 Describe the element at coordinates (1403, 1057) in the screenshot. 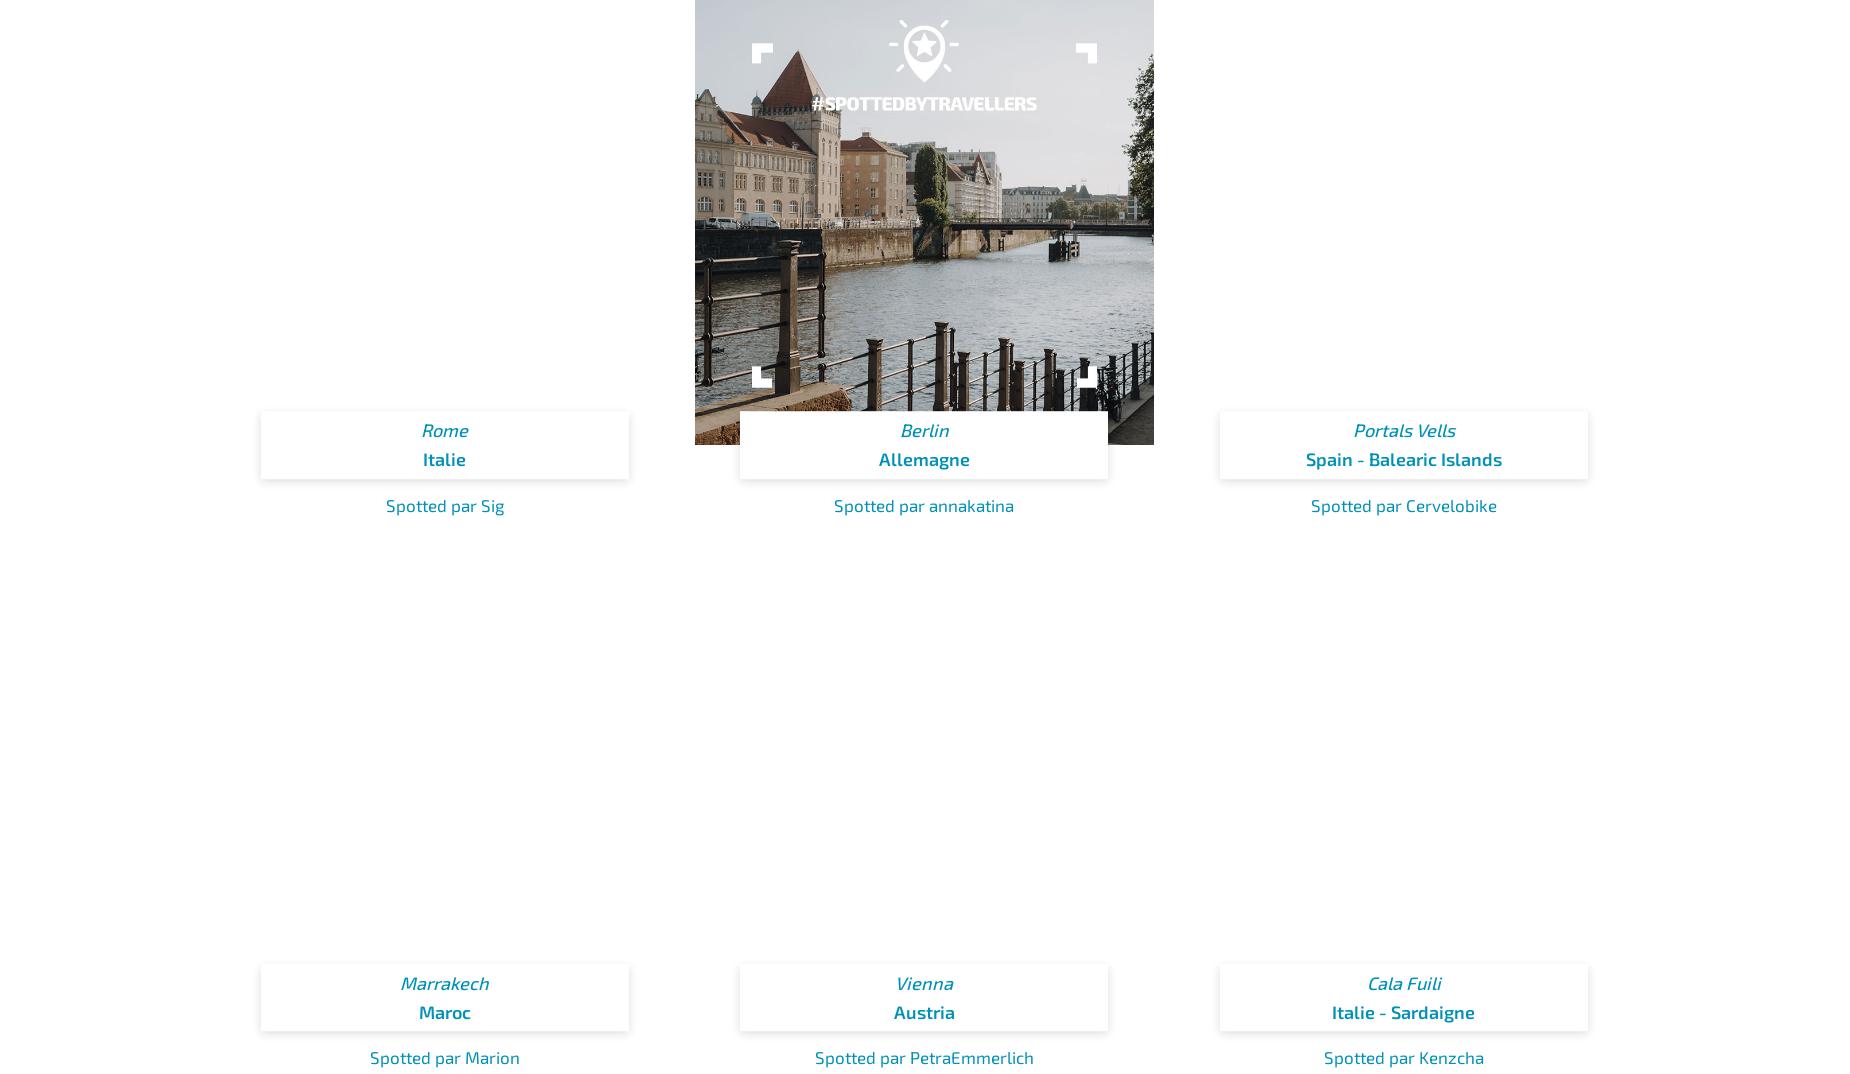

I see `'Spotted par Kenzcha'` at that location.